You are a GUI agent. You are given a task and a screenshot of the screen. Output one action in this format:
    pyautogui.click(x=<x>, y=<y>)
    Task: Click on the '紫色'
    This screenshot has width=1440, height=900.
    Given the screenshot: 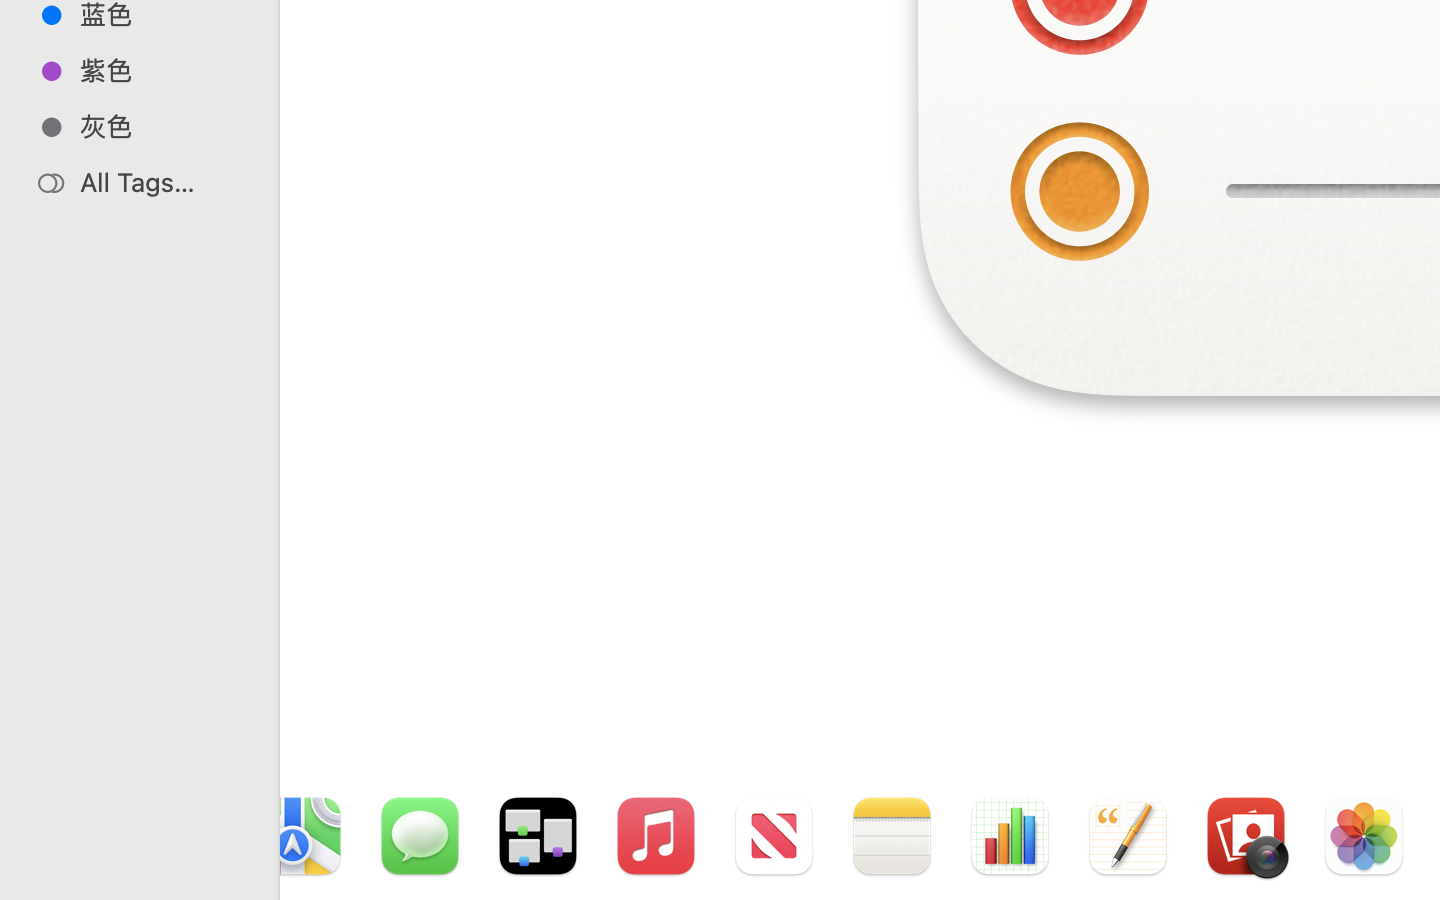 What is the action you would take?
    pyautogui.click(x=159, y=69)
    